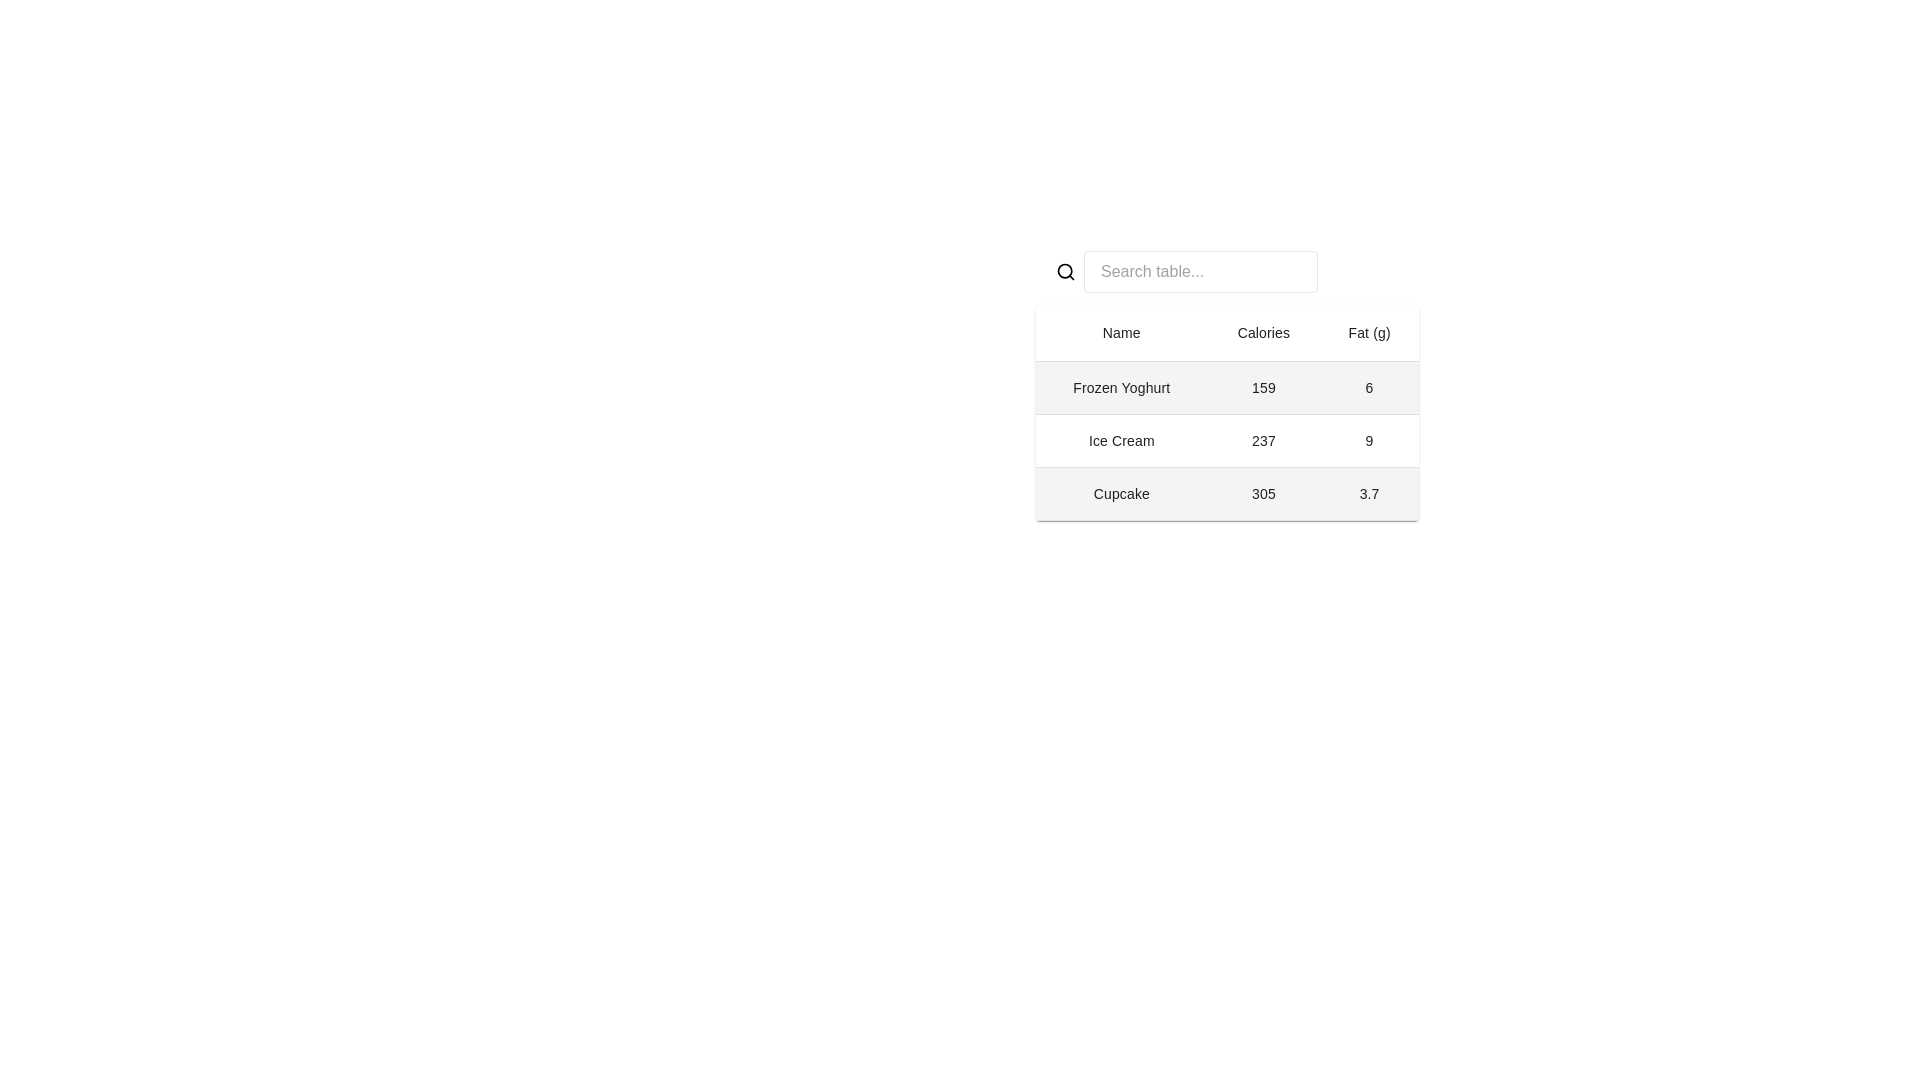 The width and height of the screenshot is (1920, 1080). Describe the element at coordinates (1262, 388) in the screenshot. I see `the table cell displaying the number '159' which is the second cell in the row labeled 'Frozen Yoghurt' under the 'Calories' header` at that location.